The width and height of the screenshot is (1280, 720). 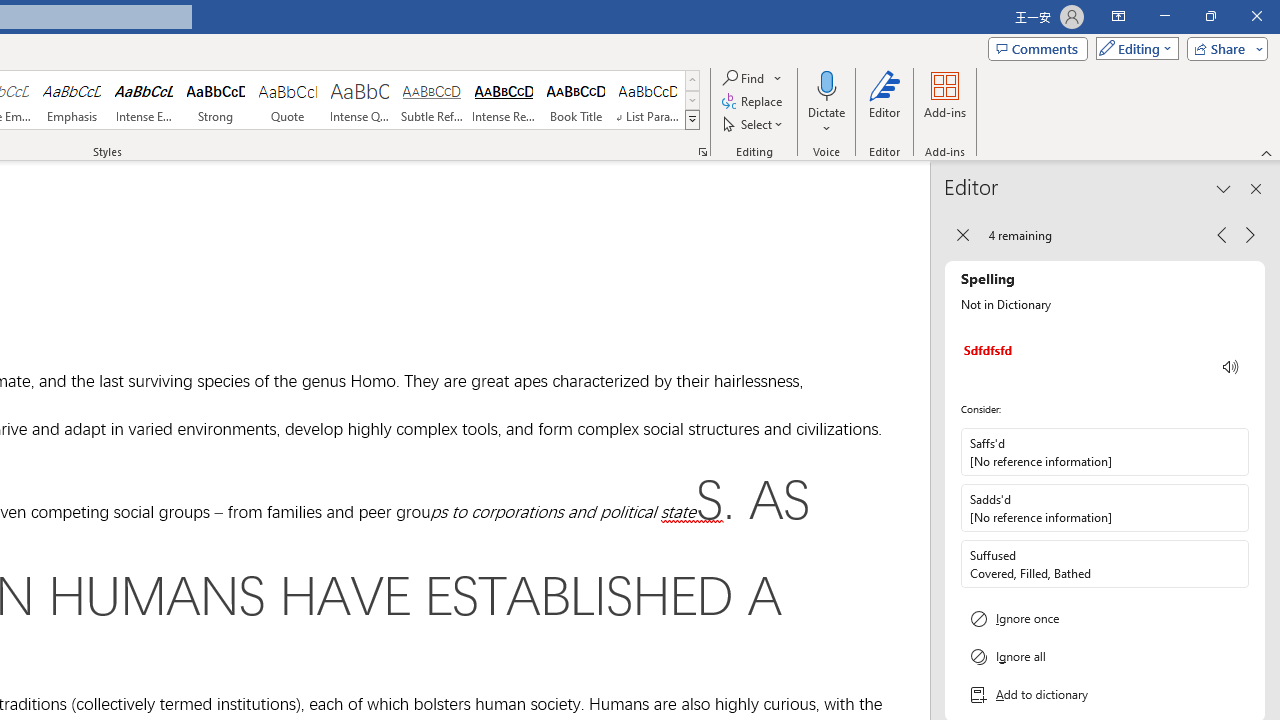 What do you see at coordinates (826, 103) in the screenshot?
I see `'Dictate'` at bounding box center [826, 103].